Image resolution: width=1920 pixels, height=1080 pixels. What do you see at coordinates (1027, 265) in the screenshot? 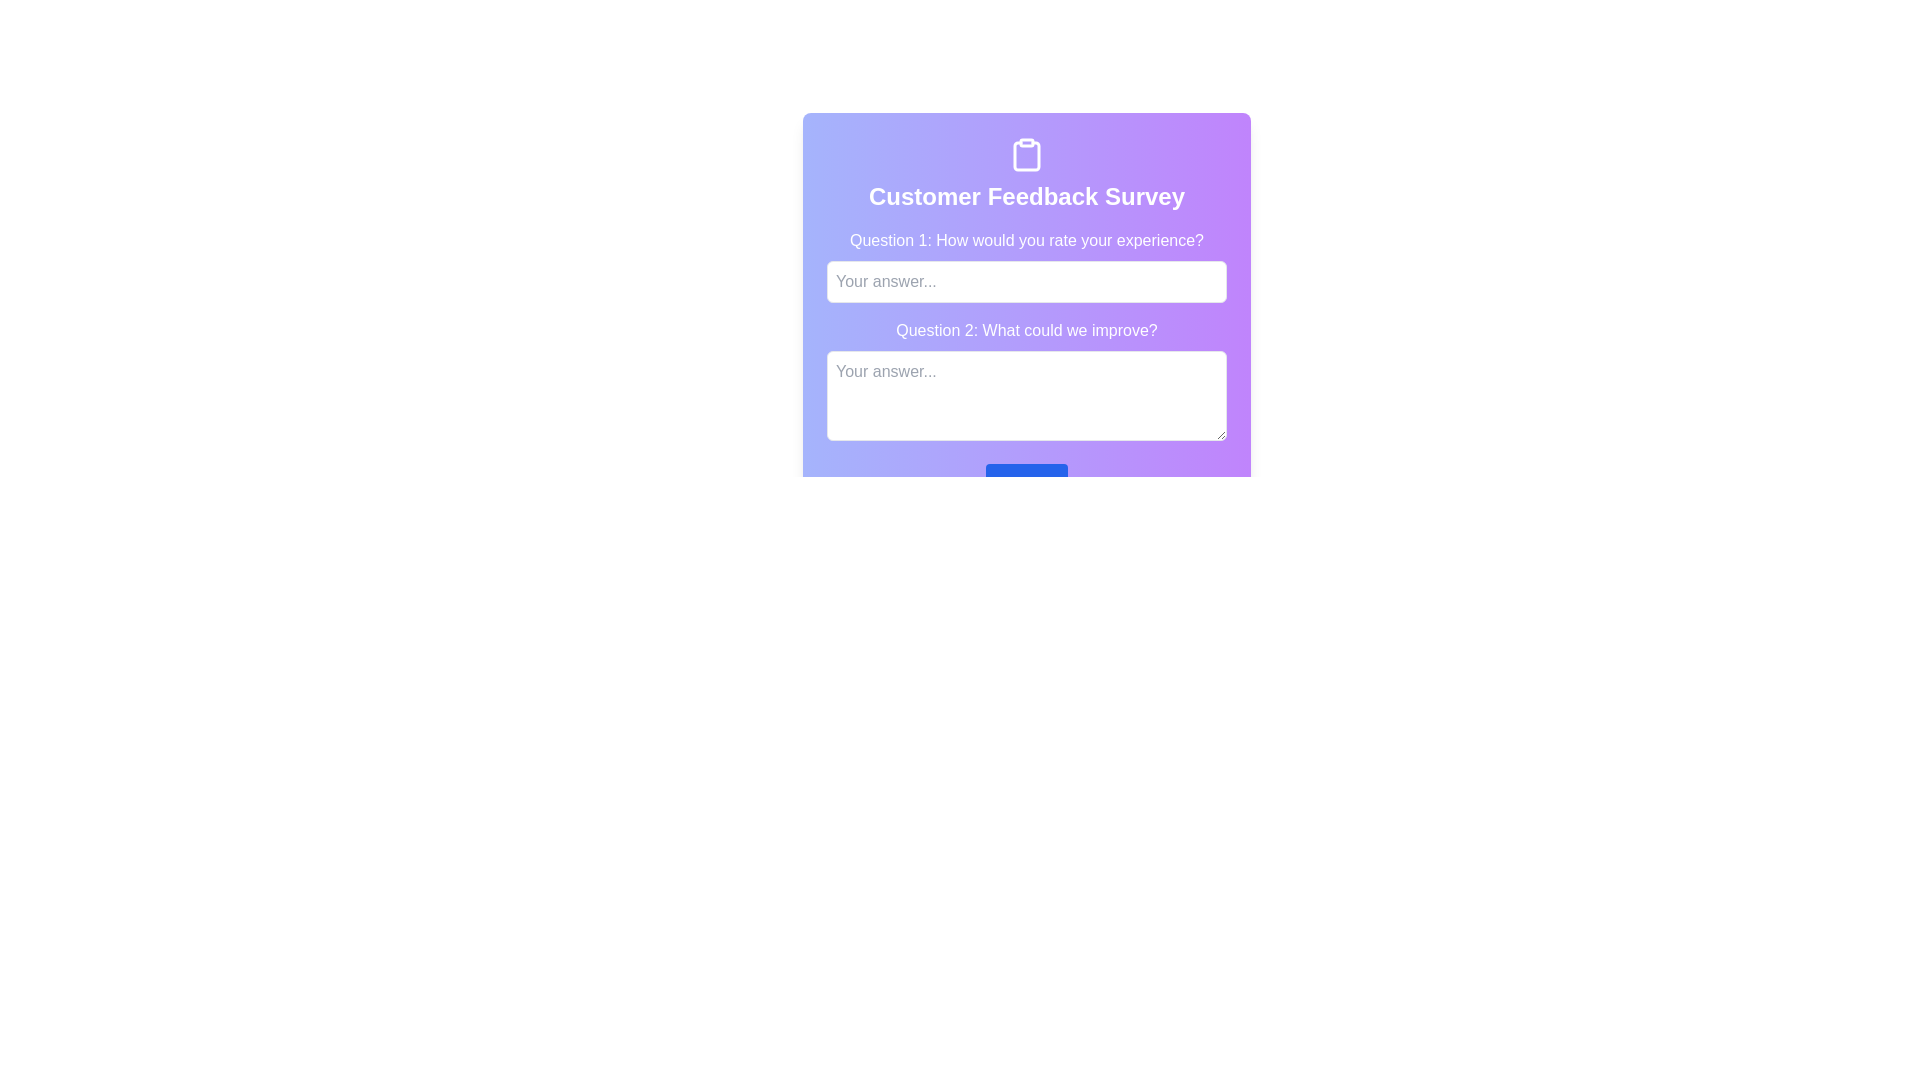
I see `question text from the Form question with a text input field displaying 'Question 1: How would you rate your experience?'` at bounding box center [1027, 265].